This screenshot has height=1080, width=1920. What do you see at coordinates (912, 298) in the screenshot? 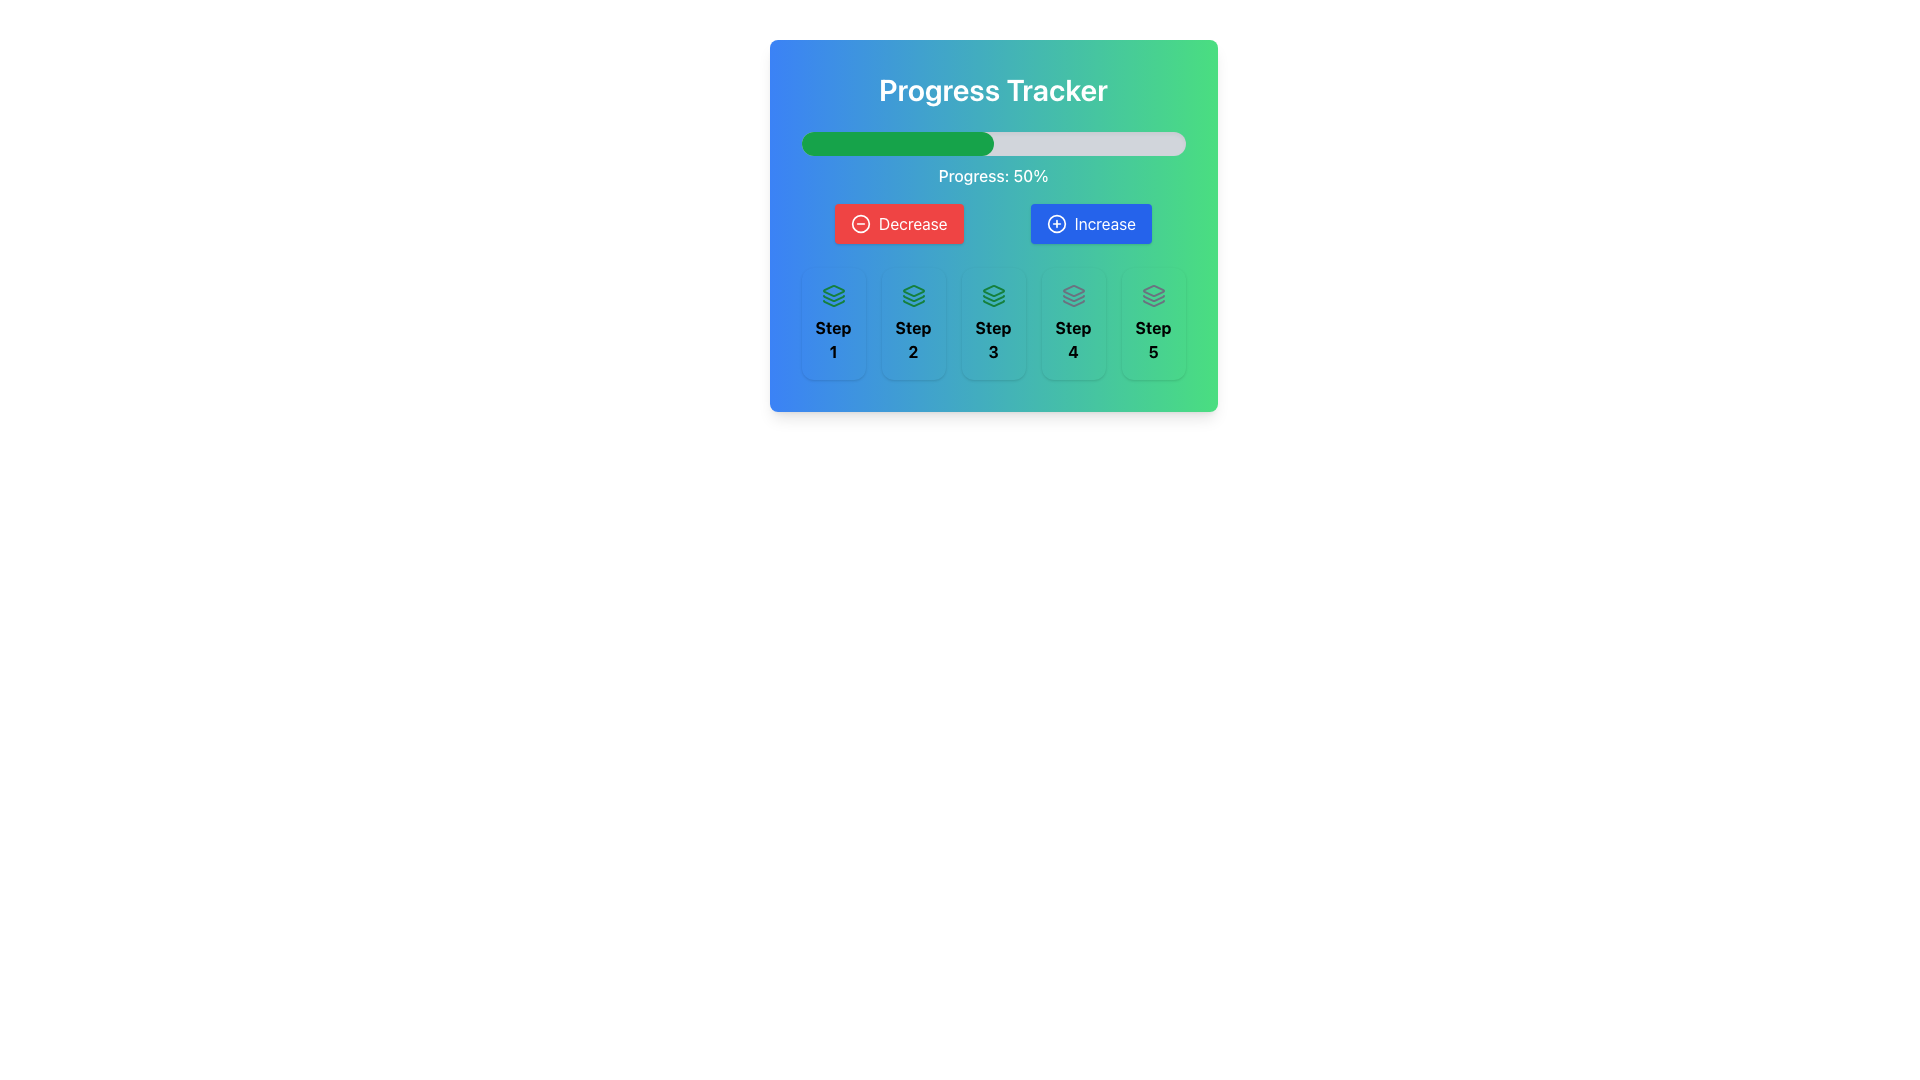
I see `the middle layer icon element in the stacked layers visualization located in the top middle section of the interface` at bounding box center [912, 298].